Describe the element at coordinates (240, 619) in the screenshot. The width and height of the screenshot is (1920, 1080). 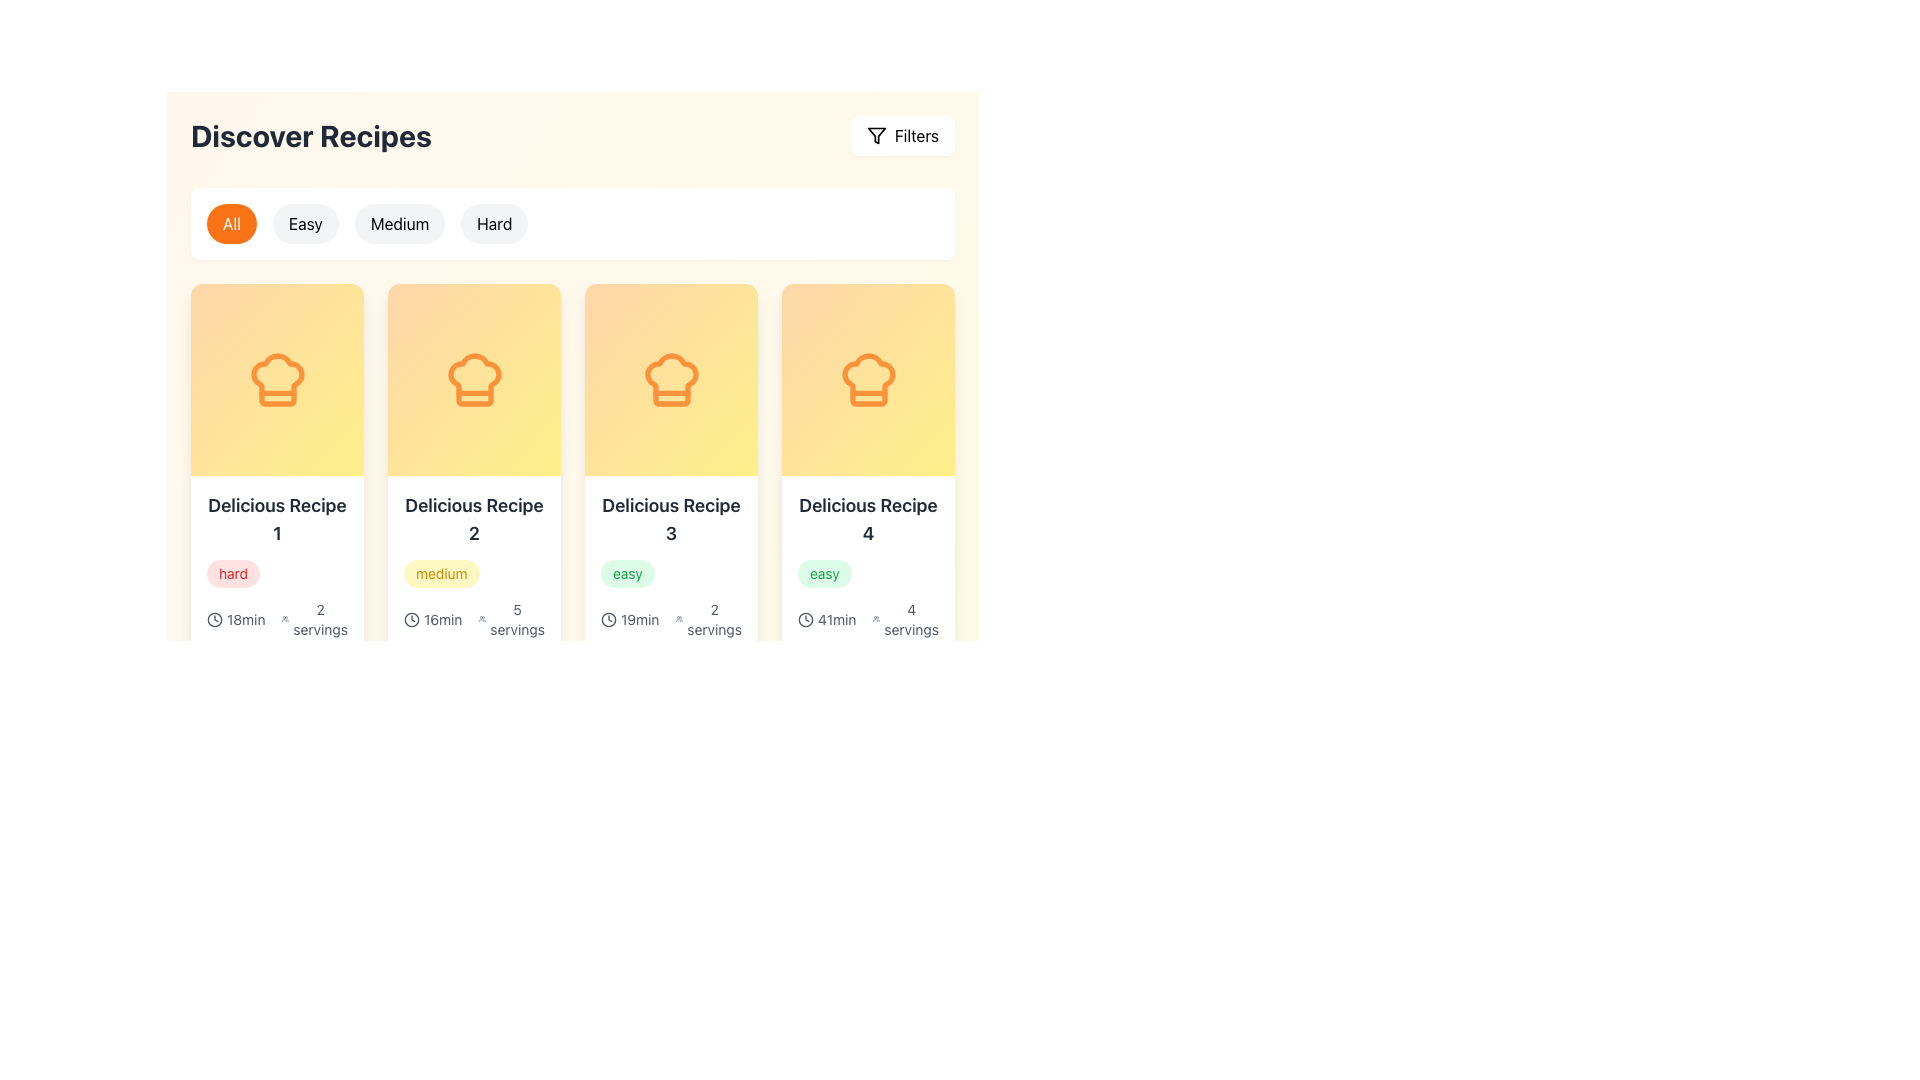
I see `the time indicator element displaying the estimated preparation or cooking time for 'Delicious Recipe 1', located at the bottom-left area of its card` at that location.